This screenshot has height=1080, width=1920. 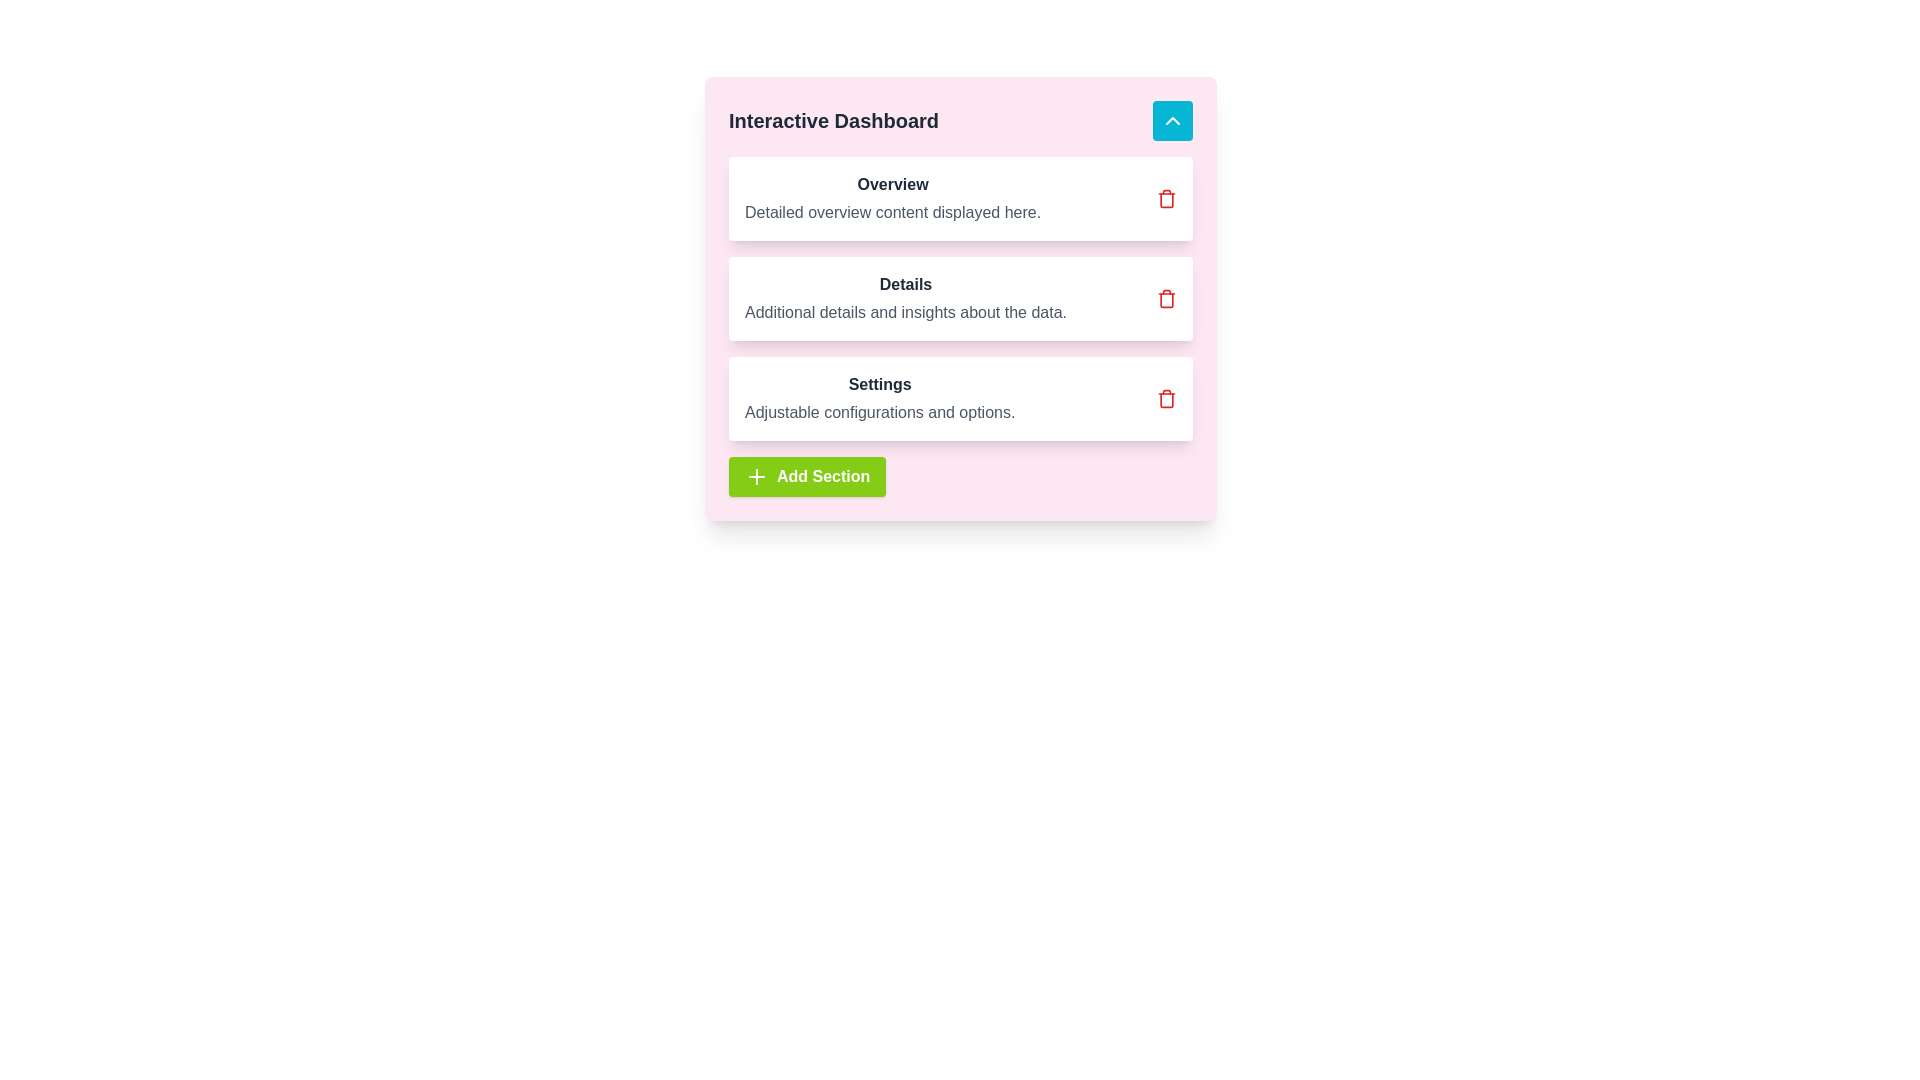 I want to click on the heading of the Text block that identifies a section or category of settings within the Interactive Dashboard to read the title, so click(x=880, y=398).